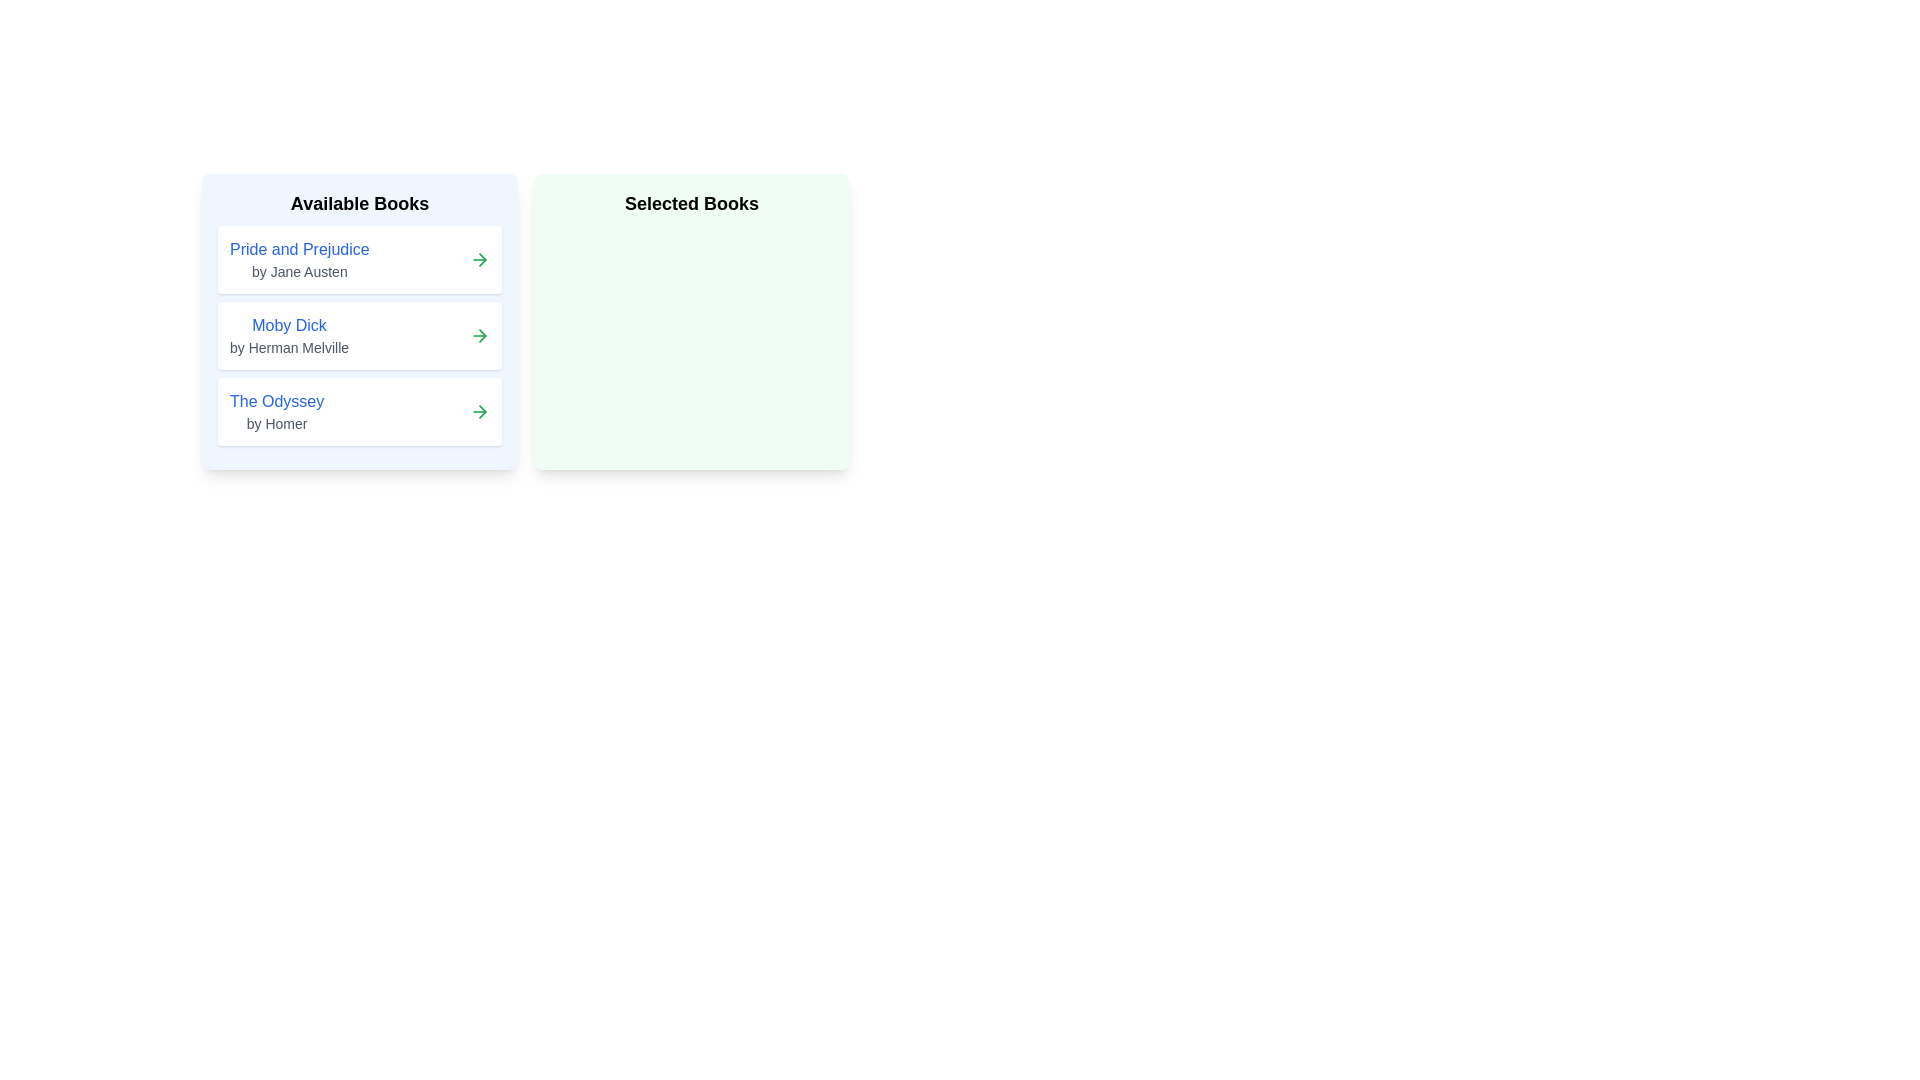 Image resolution: width=1920 pixels, height=1080 pixels. Describe the element at coordinates (298, 272) in the screenshot. I see `the descriptive text label indicating the author of the book 'Pride and Prejudice' located in the 'Available Books' section` at that location.